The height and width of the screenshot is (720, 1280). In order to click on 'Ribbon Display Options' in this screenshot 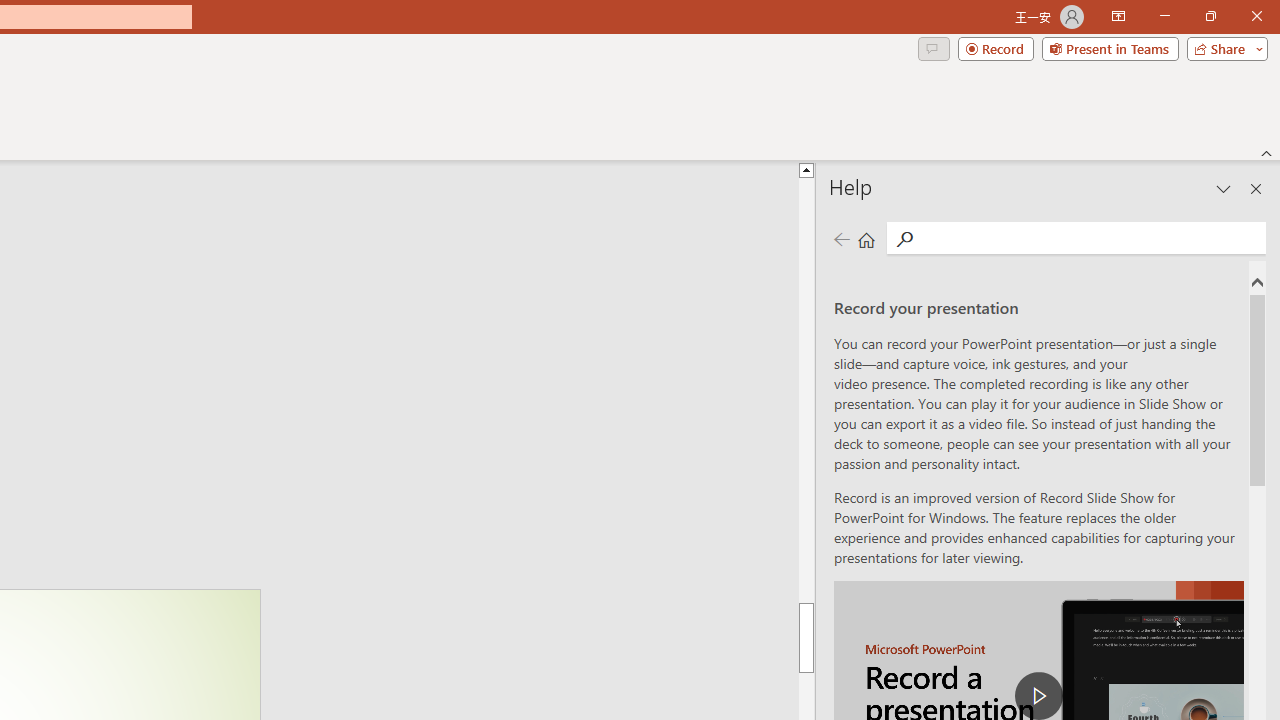, I will do `click(1117, 16)`.